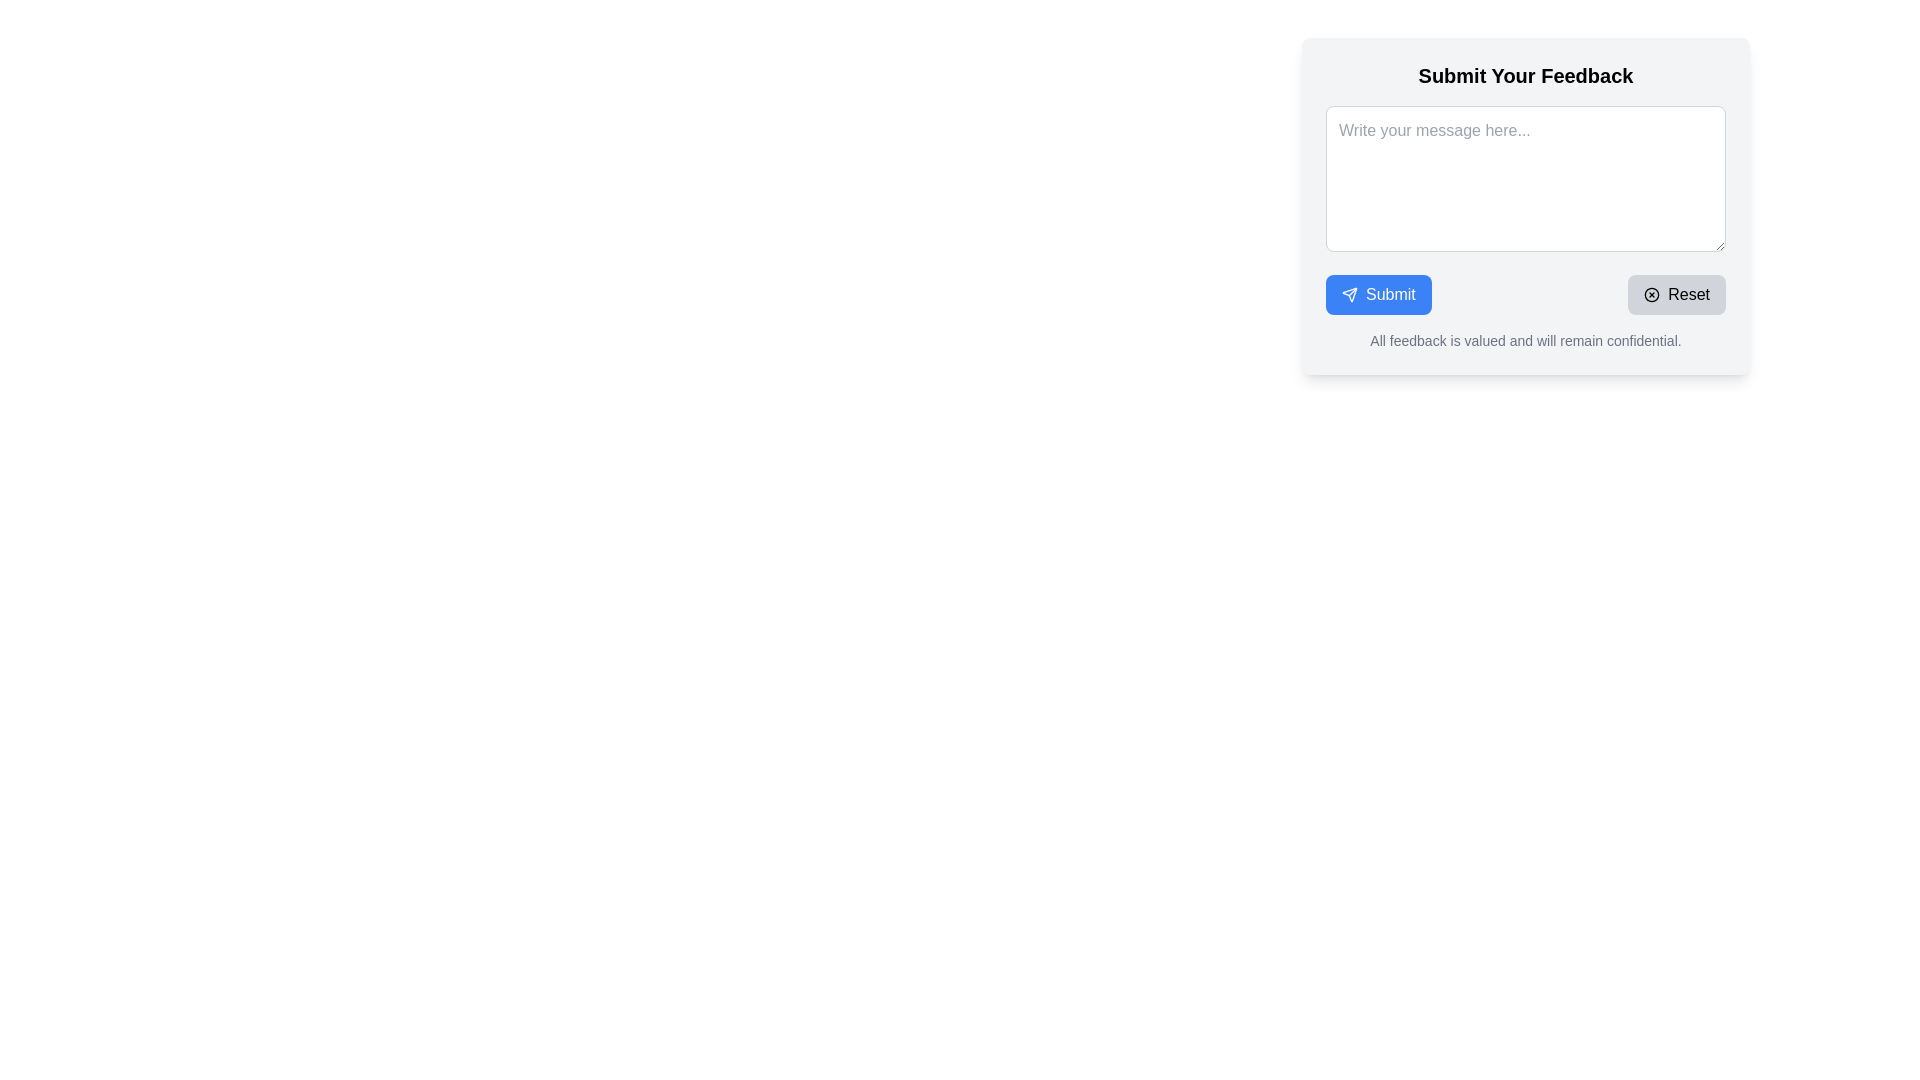 This screenshot has height=1080, width=1920. Describe the element at coordinates (1349, 294) in the screenshot. I see `the small paper airplane icon located at the left corner of the blue 'Submit' button in the feedback form` at that location.